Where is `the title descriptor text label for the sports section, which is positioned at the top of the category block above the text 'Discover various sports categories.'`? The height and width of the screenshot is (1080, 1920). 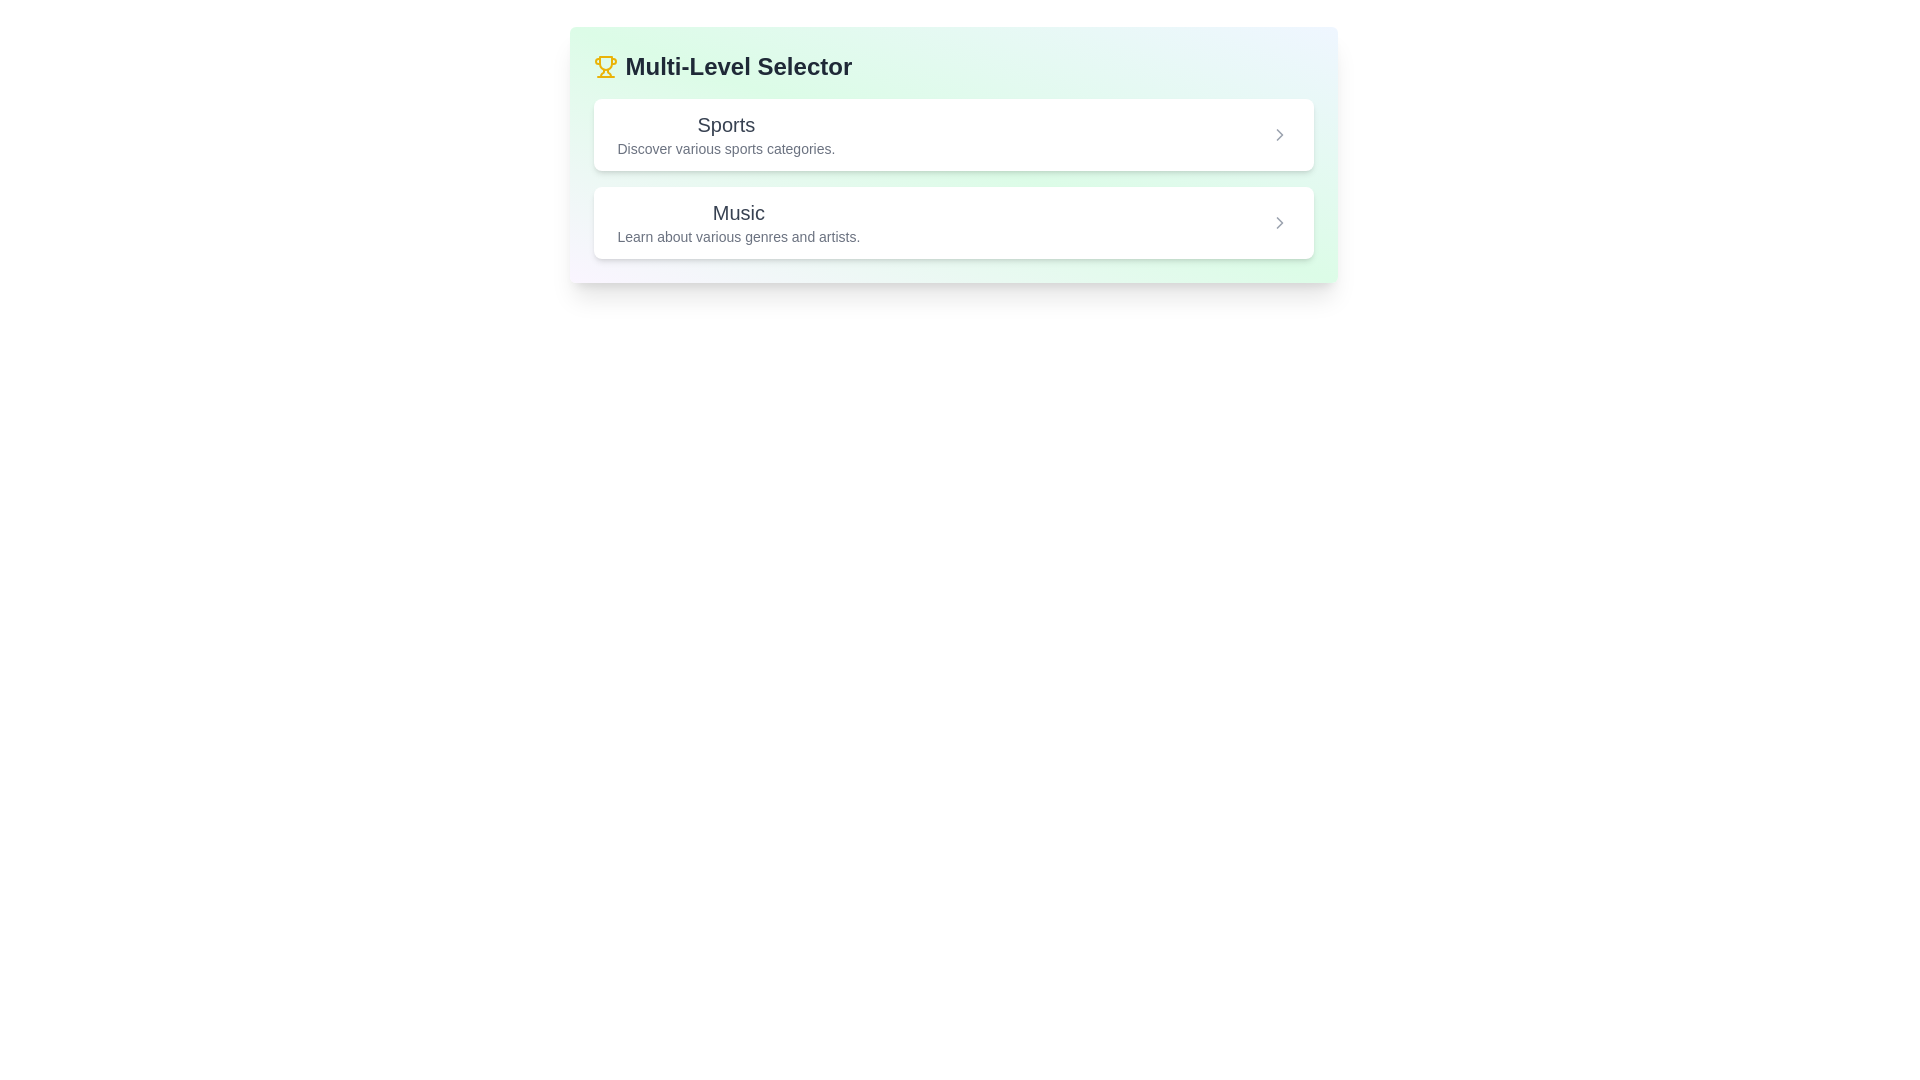 the title descriptor text label for the sports section, which is positioned at the top of the category block above the text 'Discover various sports categories.' is located at coordinates (725, 124).